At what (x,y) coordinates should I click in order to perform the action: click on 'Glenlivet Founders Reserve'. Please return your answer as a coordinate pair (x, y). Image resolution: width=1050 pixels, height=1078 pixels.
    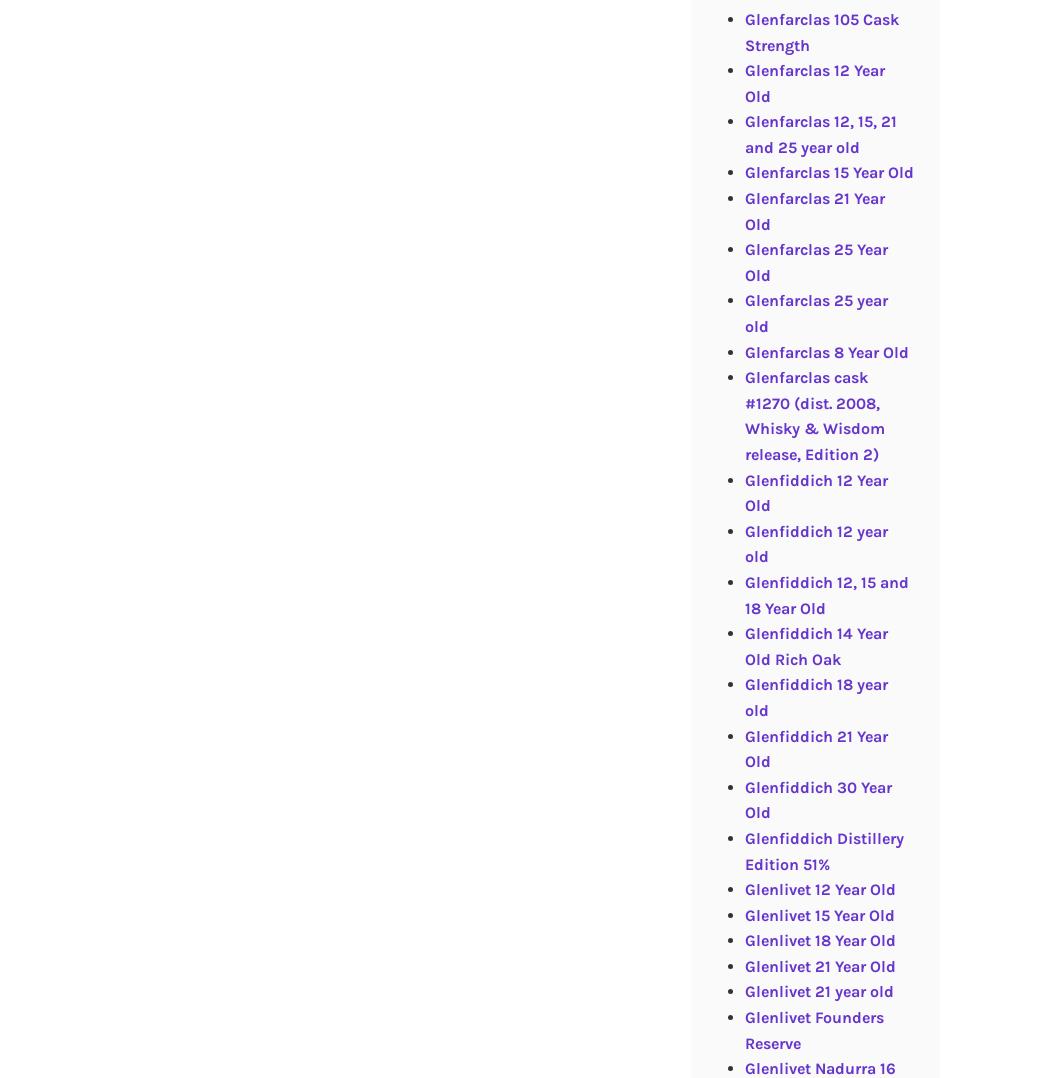
    Looking at the image, I should click on (812, 1029).